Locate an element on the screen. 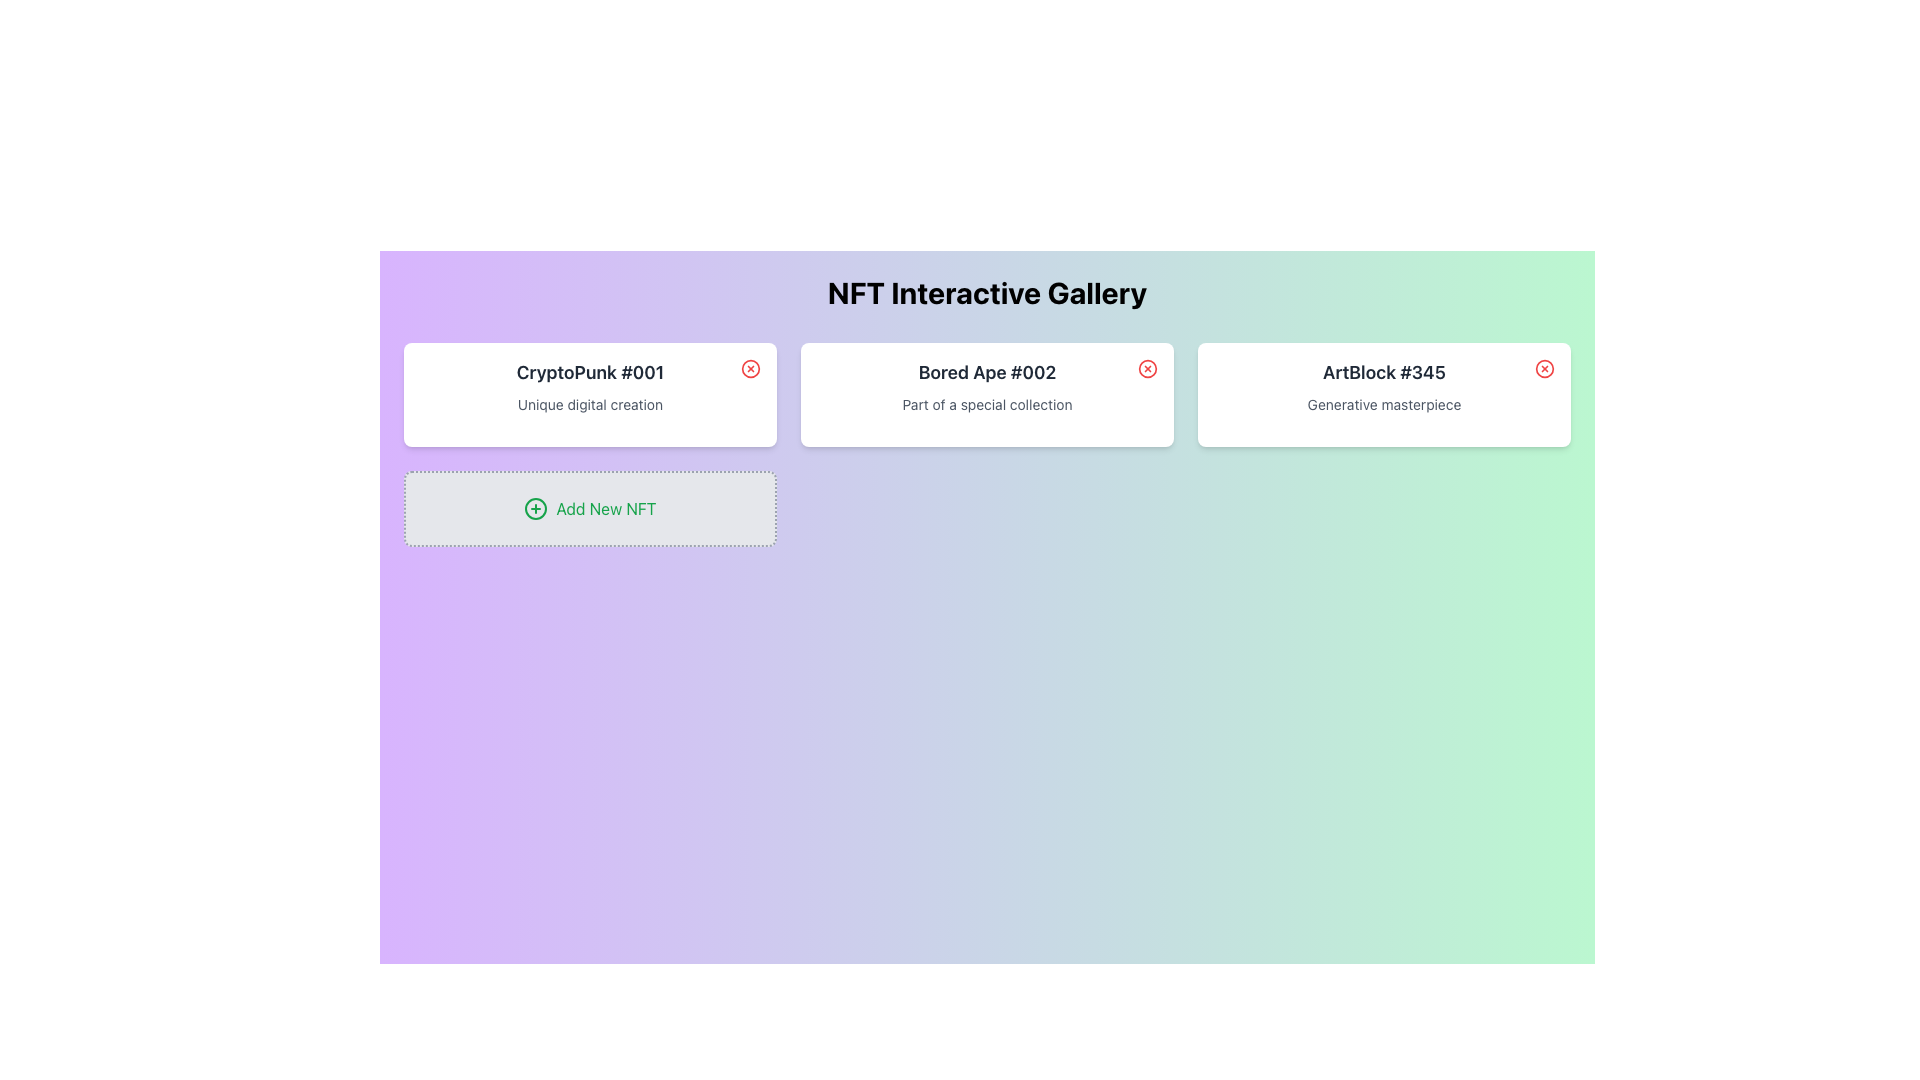 Image resolution: width=1920 pixels, height=1080 pixels. the close button located at the top-right corner of the 'Bored Ape #002' card is located at coordinates (1147, 369).